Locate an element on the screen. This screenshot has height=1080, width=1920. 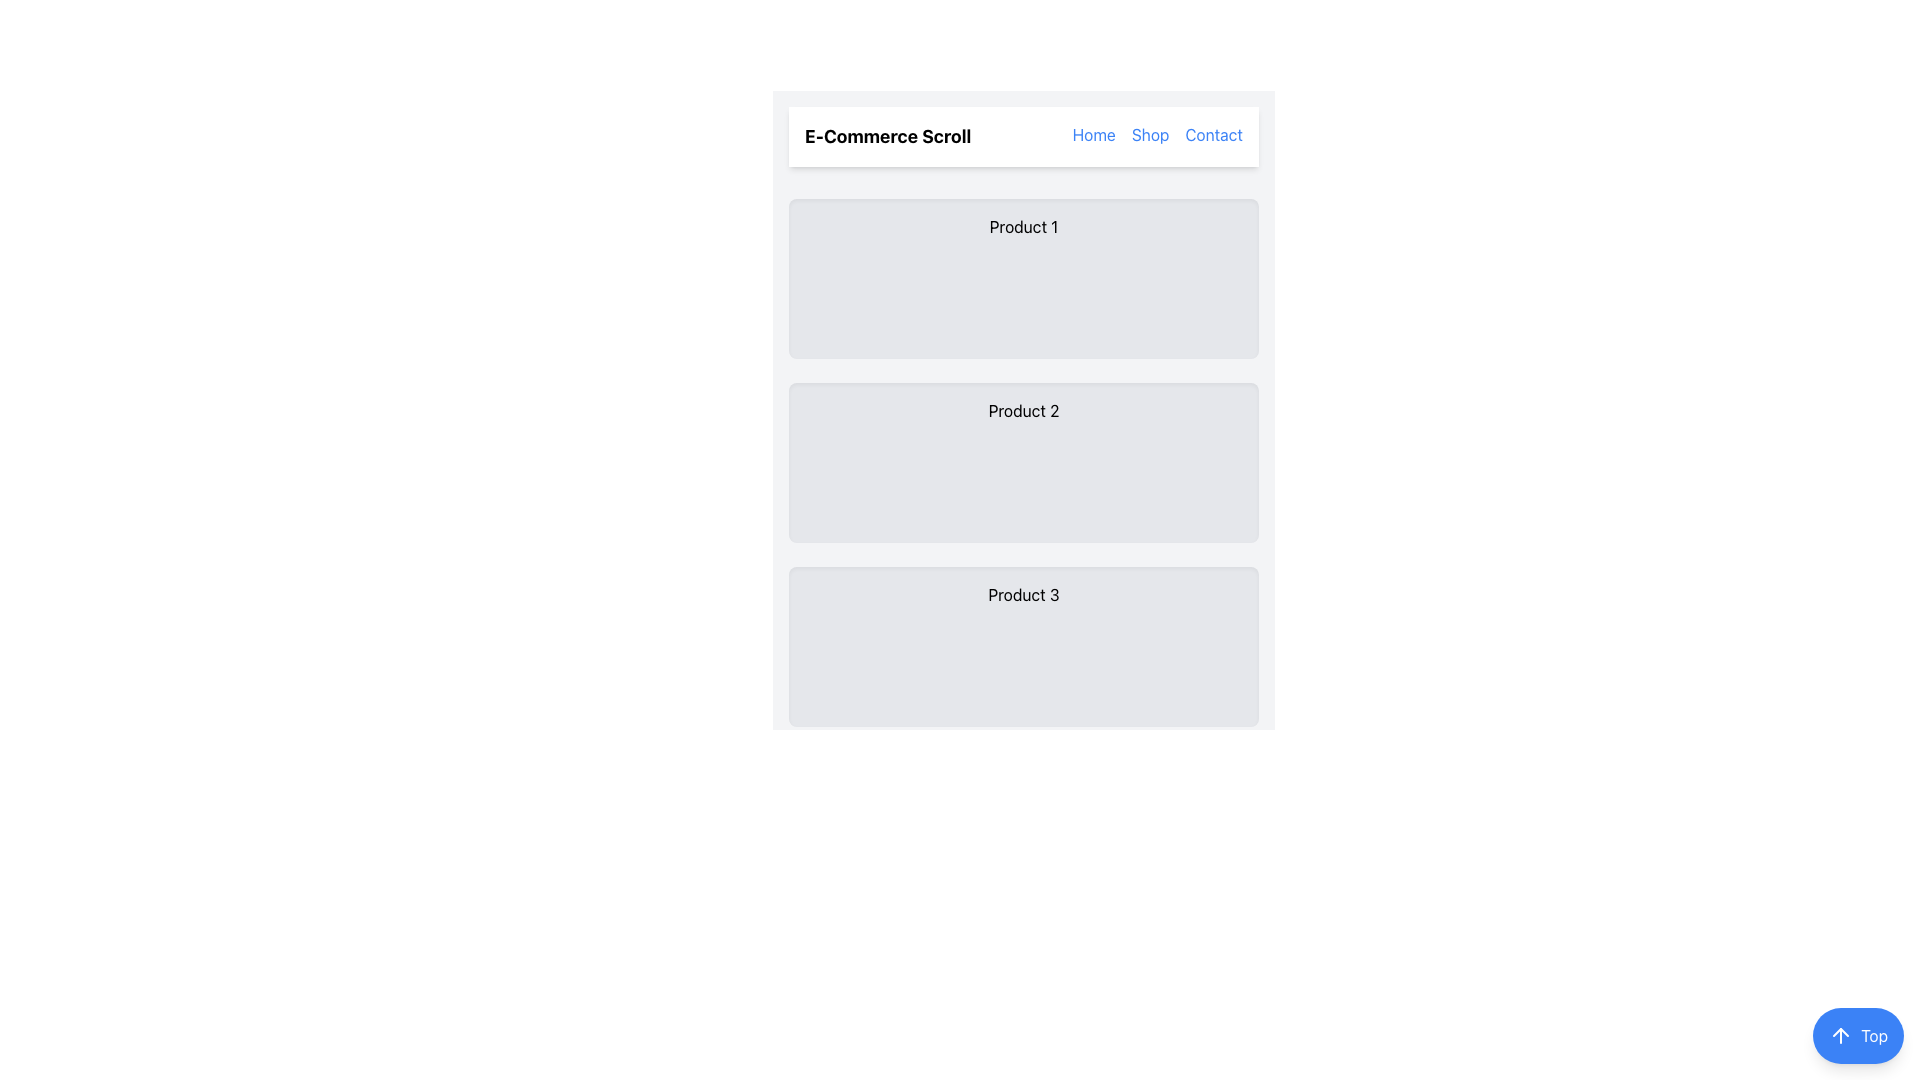
the 'Home' hyperlink text in the navigation bar is located at coordinates (1093, 135).